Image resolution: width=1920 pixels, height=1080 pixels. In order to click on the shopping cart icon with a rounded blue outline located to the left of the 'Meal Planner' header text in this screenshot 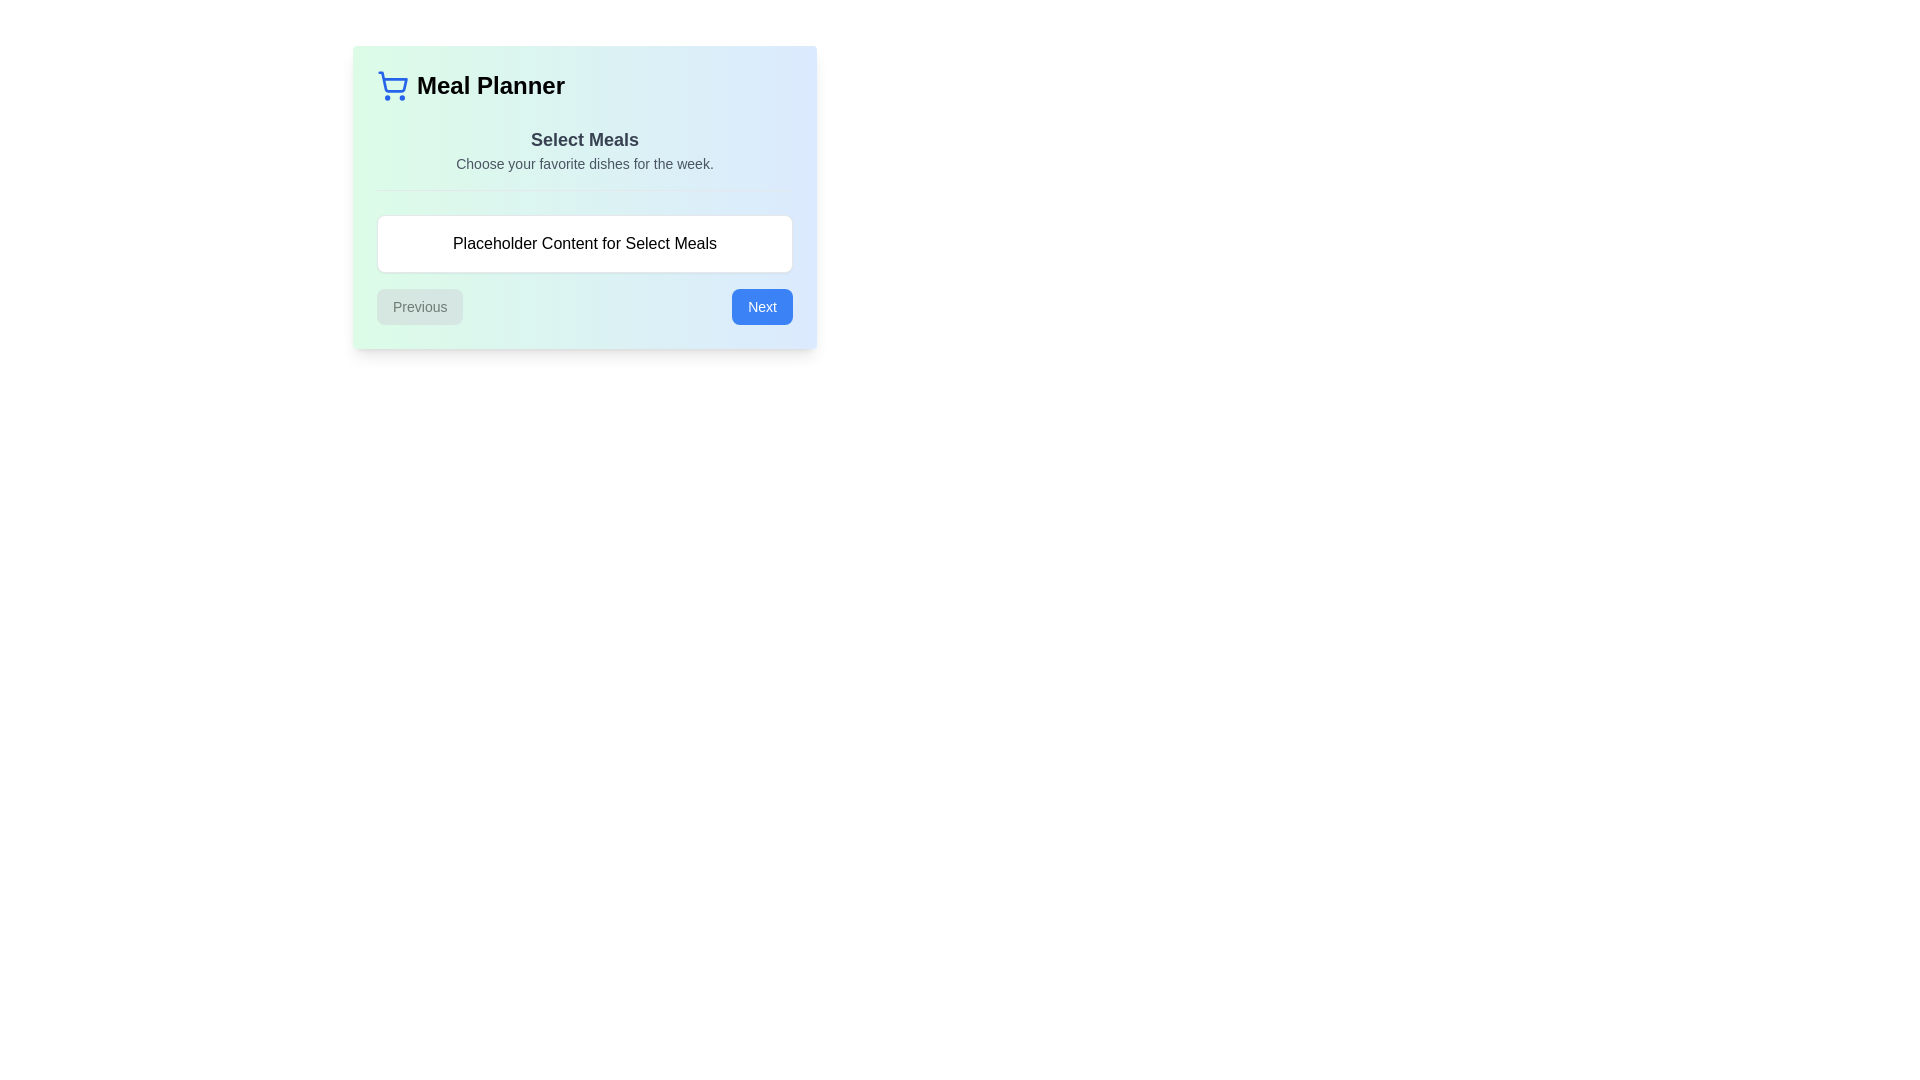, I will do `click(393, 84)`.